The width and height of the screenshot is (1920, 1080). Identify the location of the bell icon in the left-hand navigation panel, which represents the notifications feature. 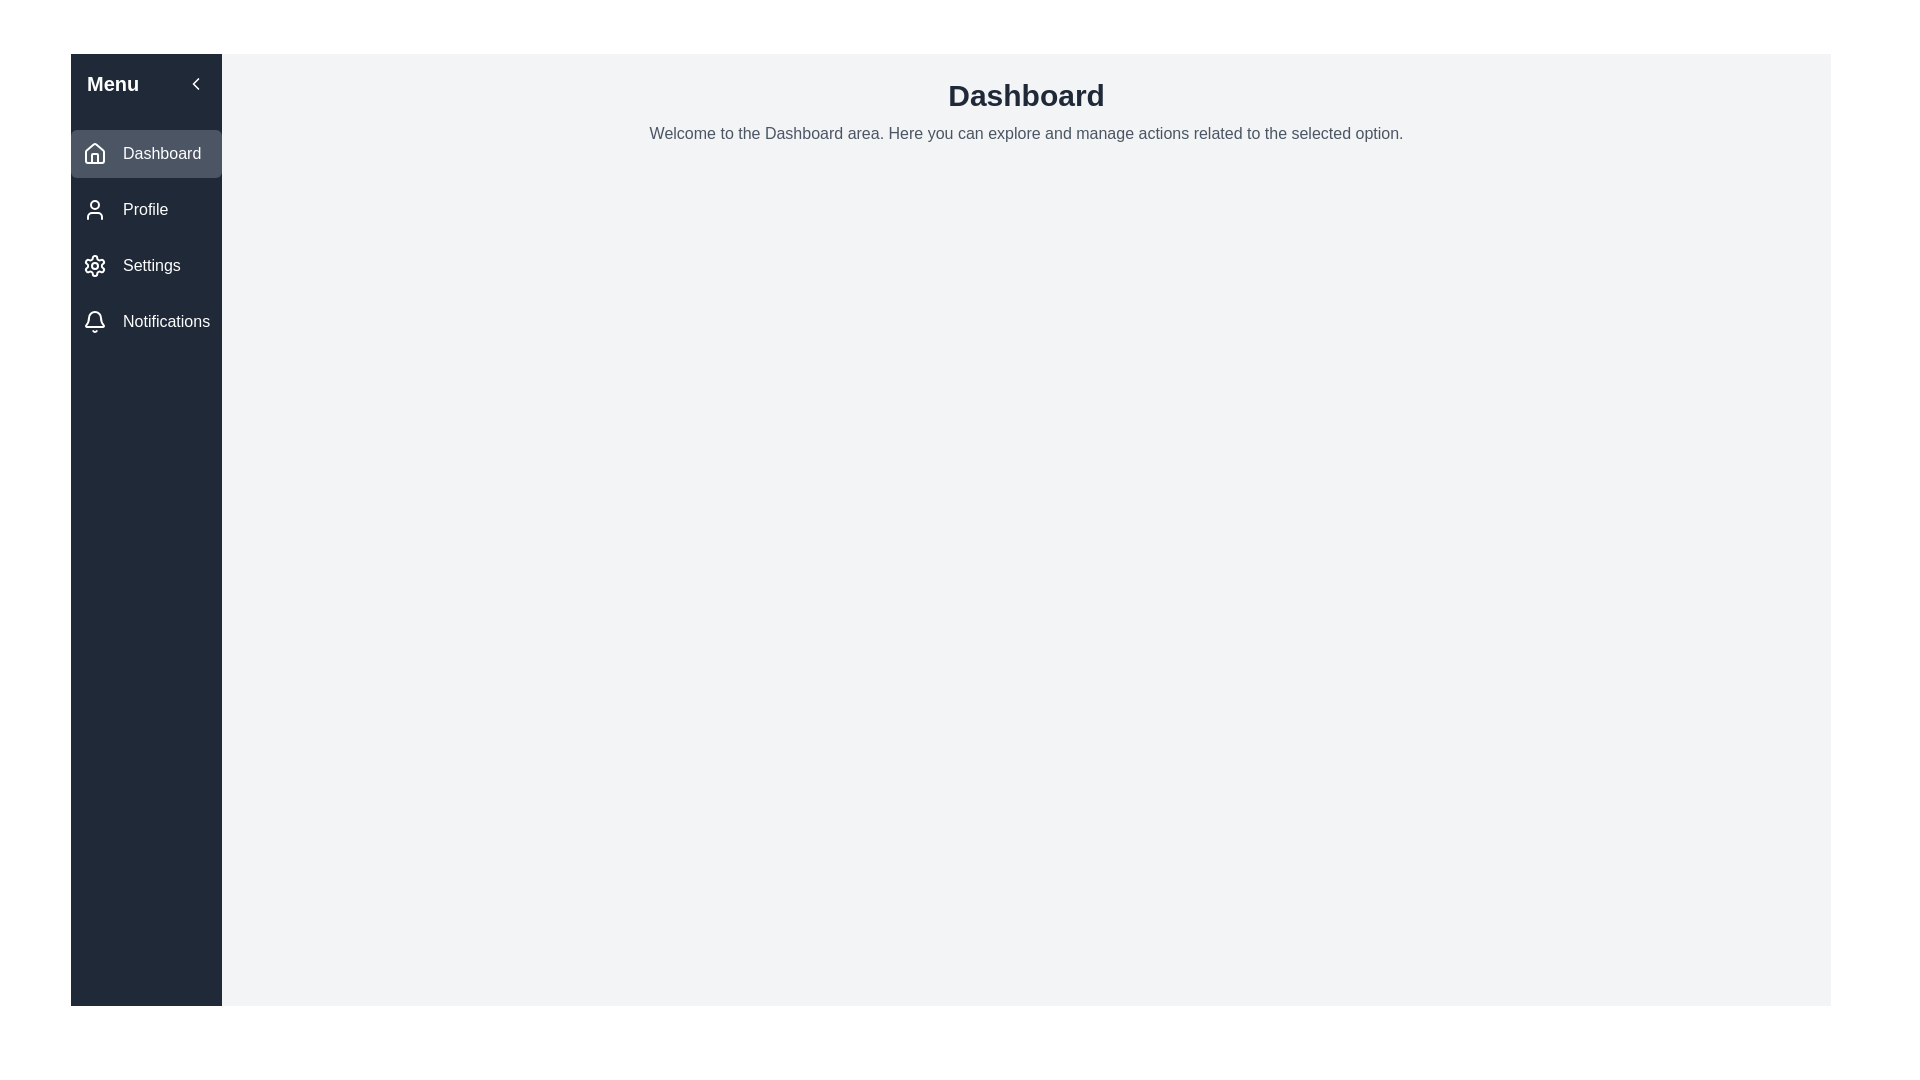
(94, 320).